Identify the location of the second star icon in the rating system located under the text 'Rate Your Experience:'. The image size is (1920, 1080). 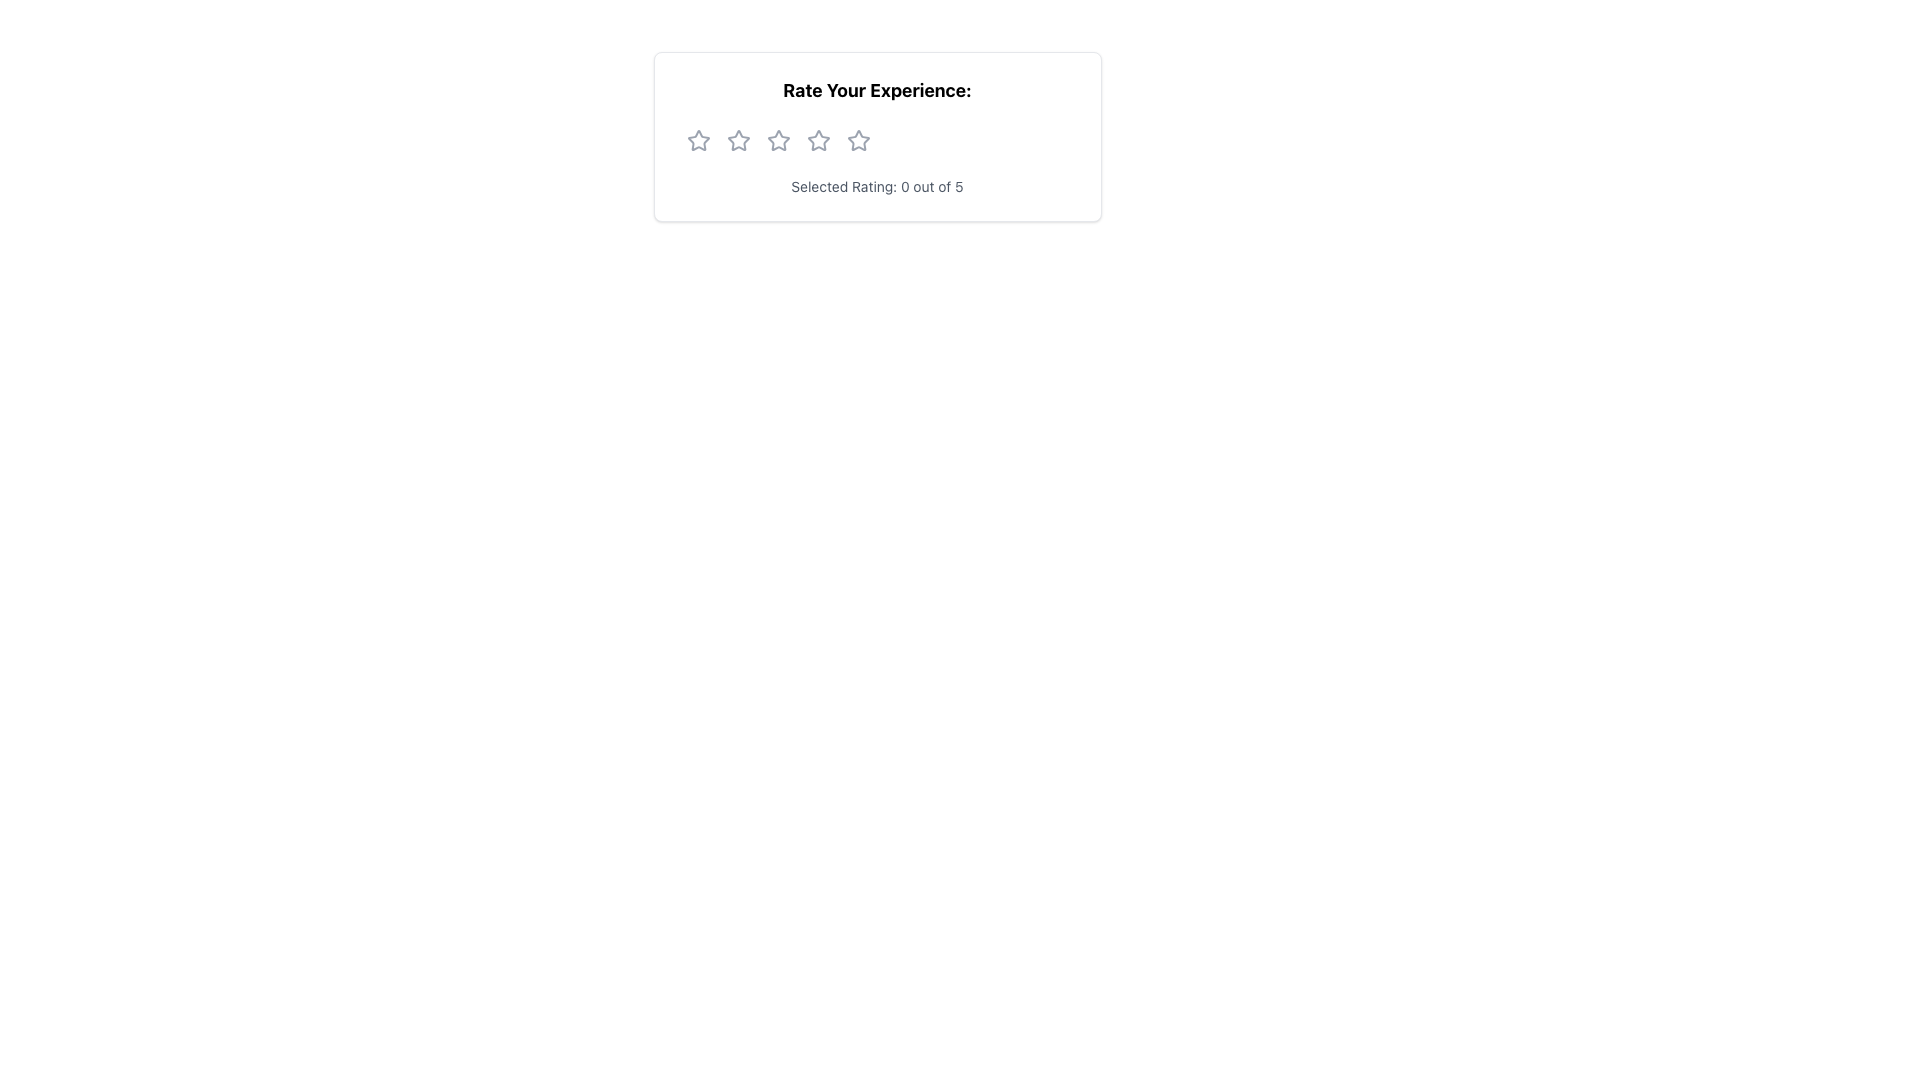
(777, 140).